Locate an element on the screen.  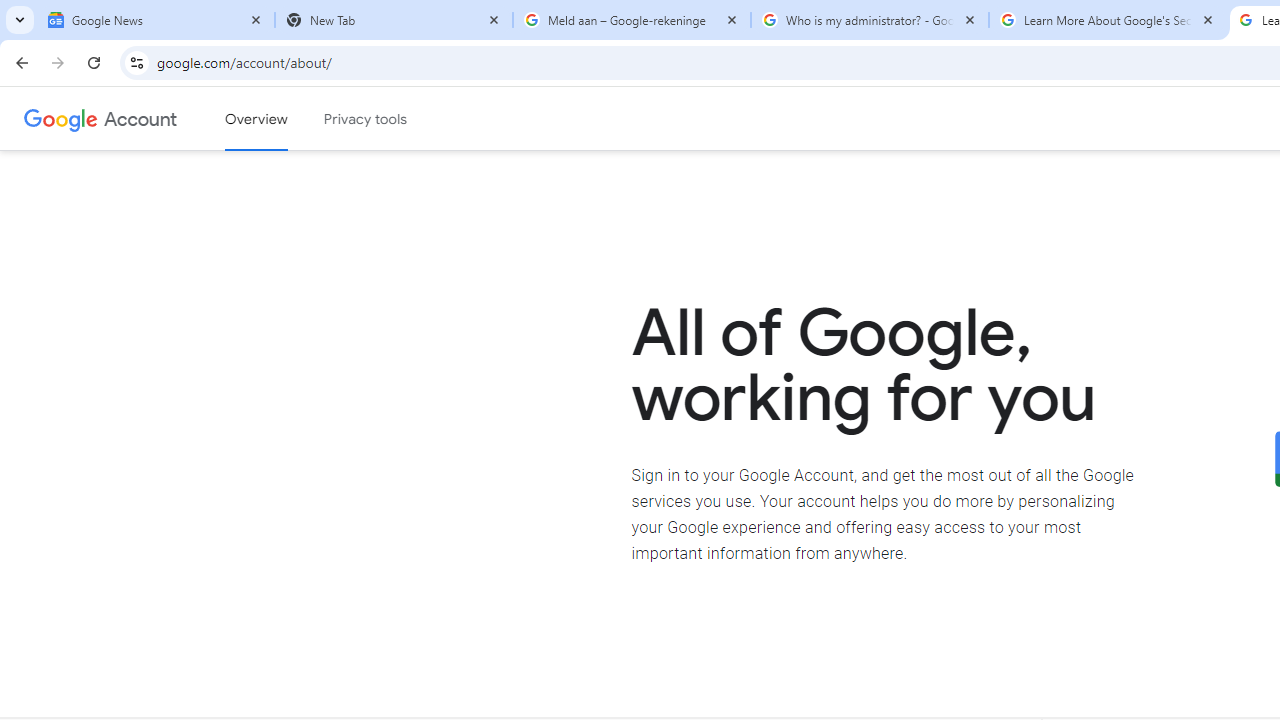
'Privacy tools' is located at coordinates (366, 119).